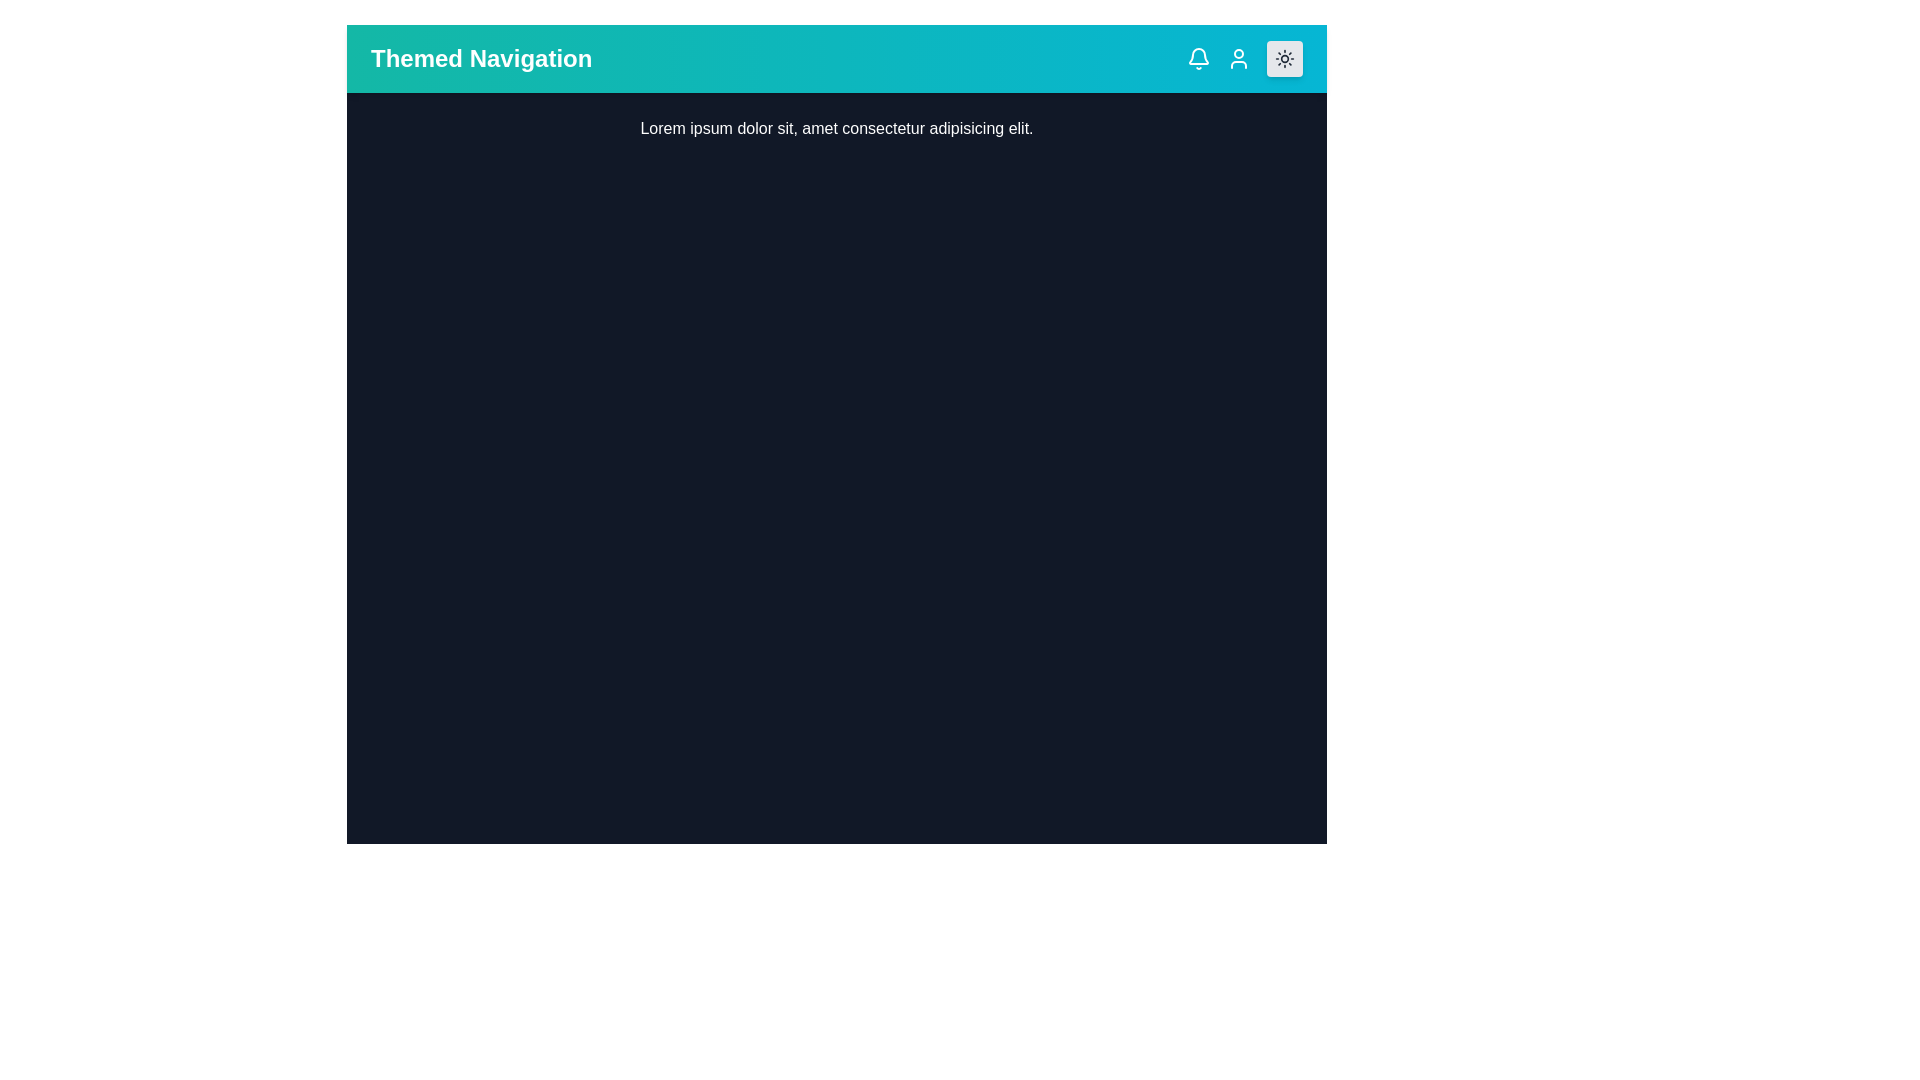  Describe the element at coordinates (1237, 57) in the screenshot. I see `the user icon to simulate a user-related action` at that location.